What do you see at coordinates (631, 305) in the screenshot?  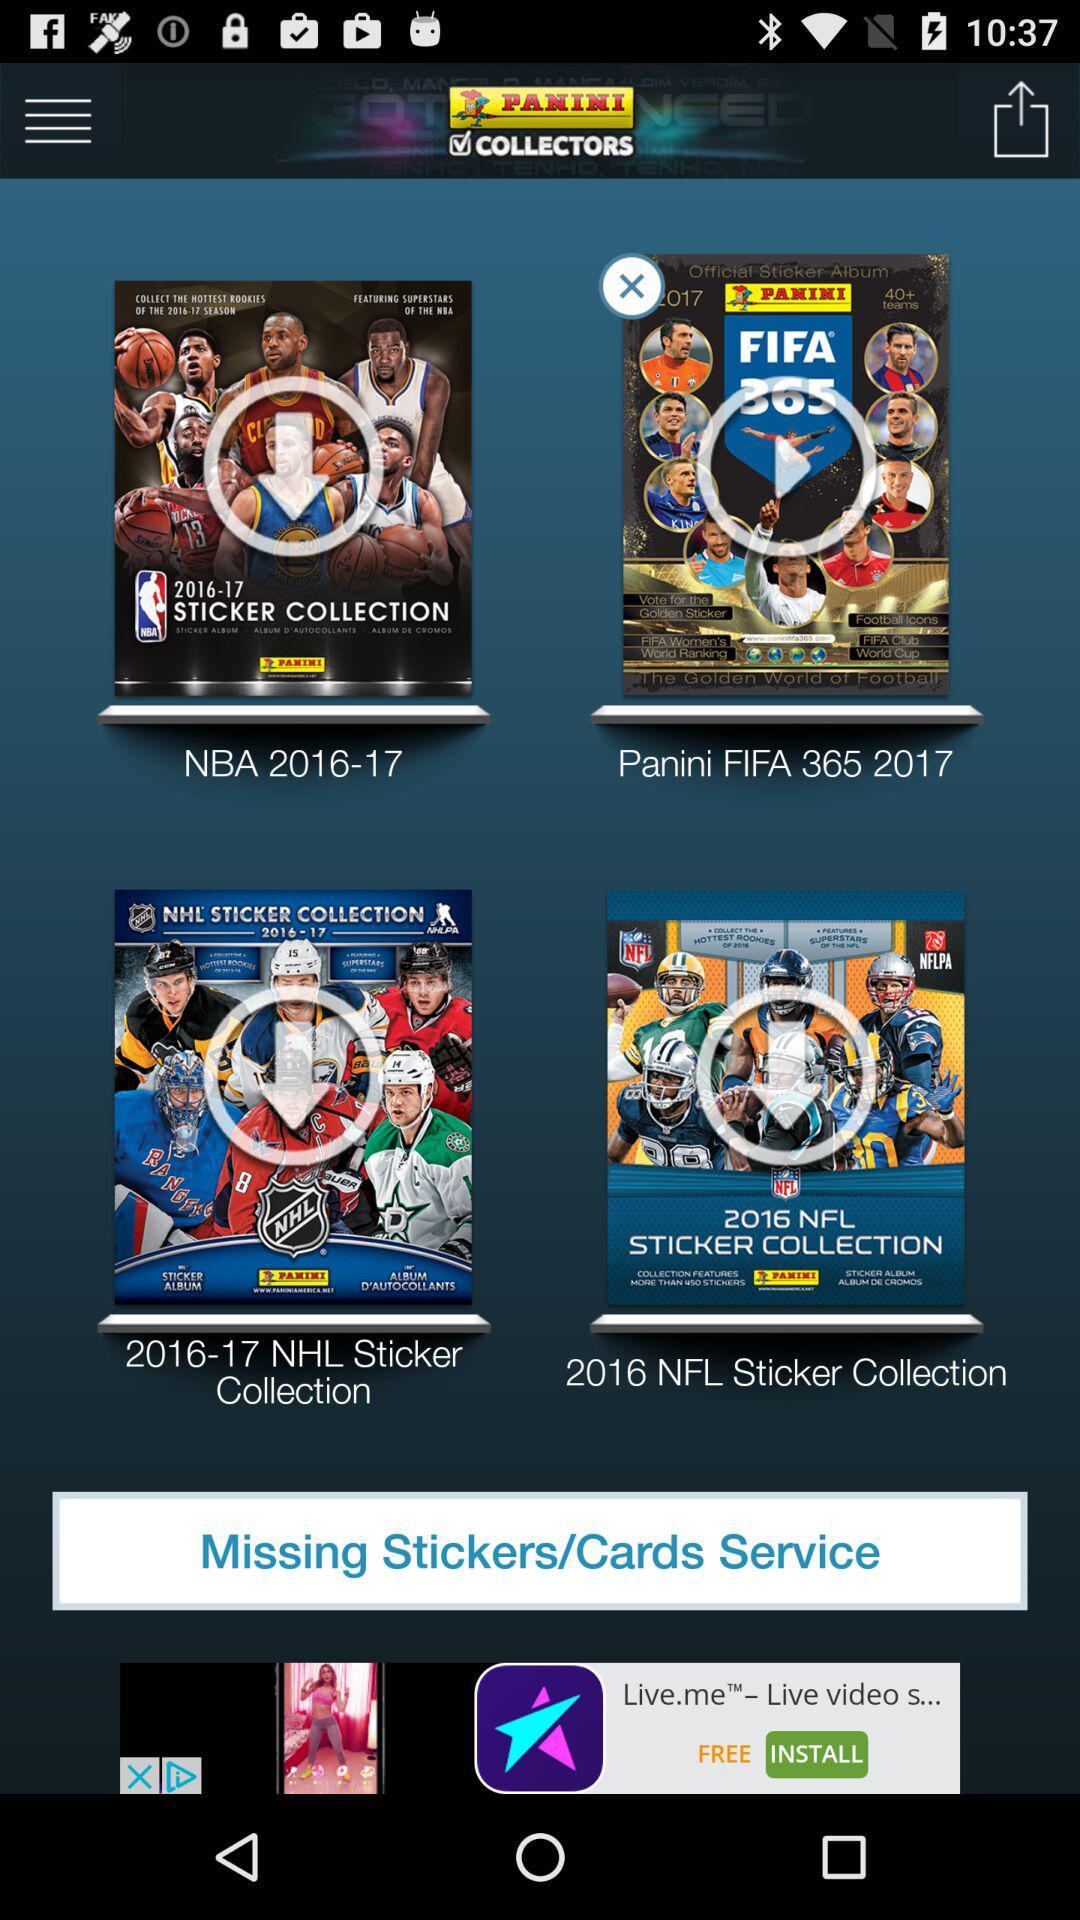 I see `the close icon` at bounding box center [631, 305].